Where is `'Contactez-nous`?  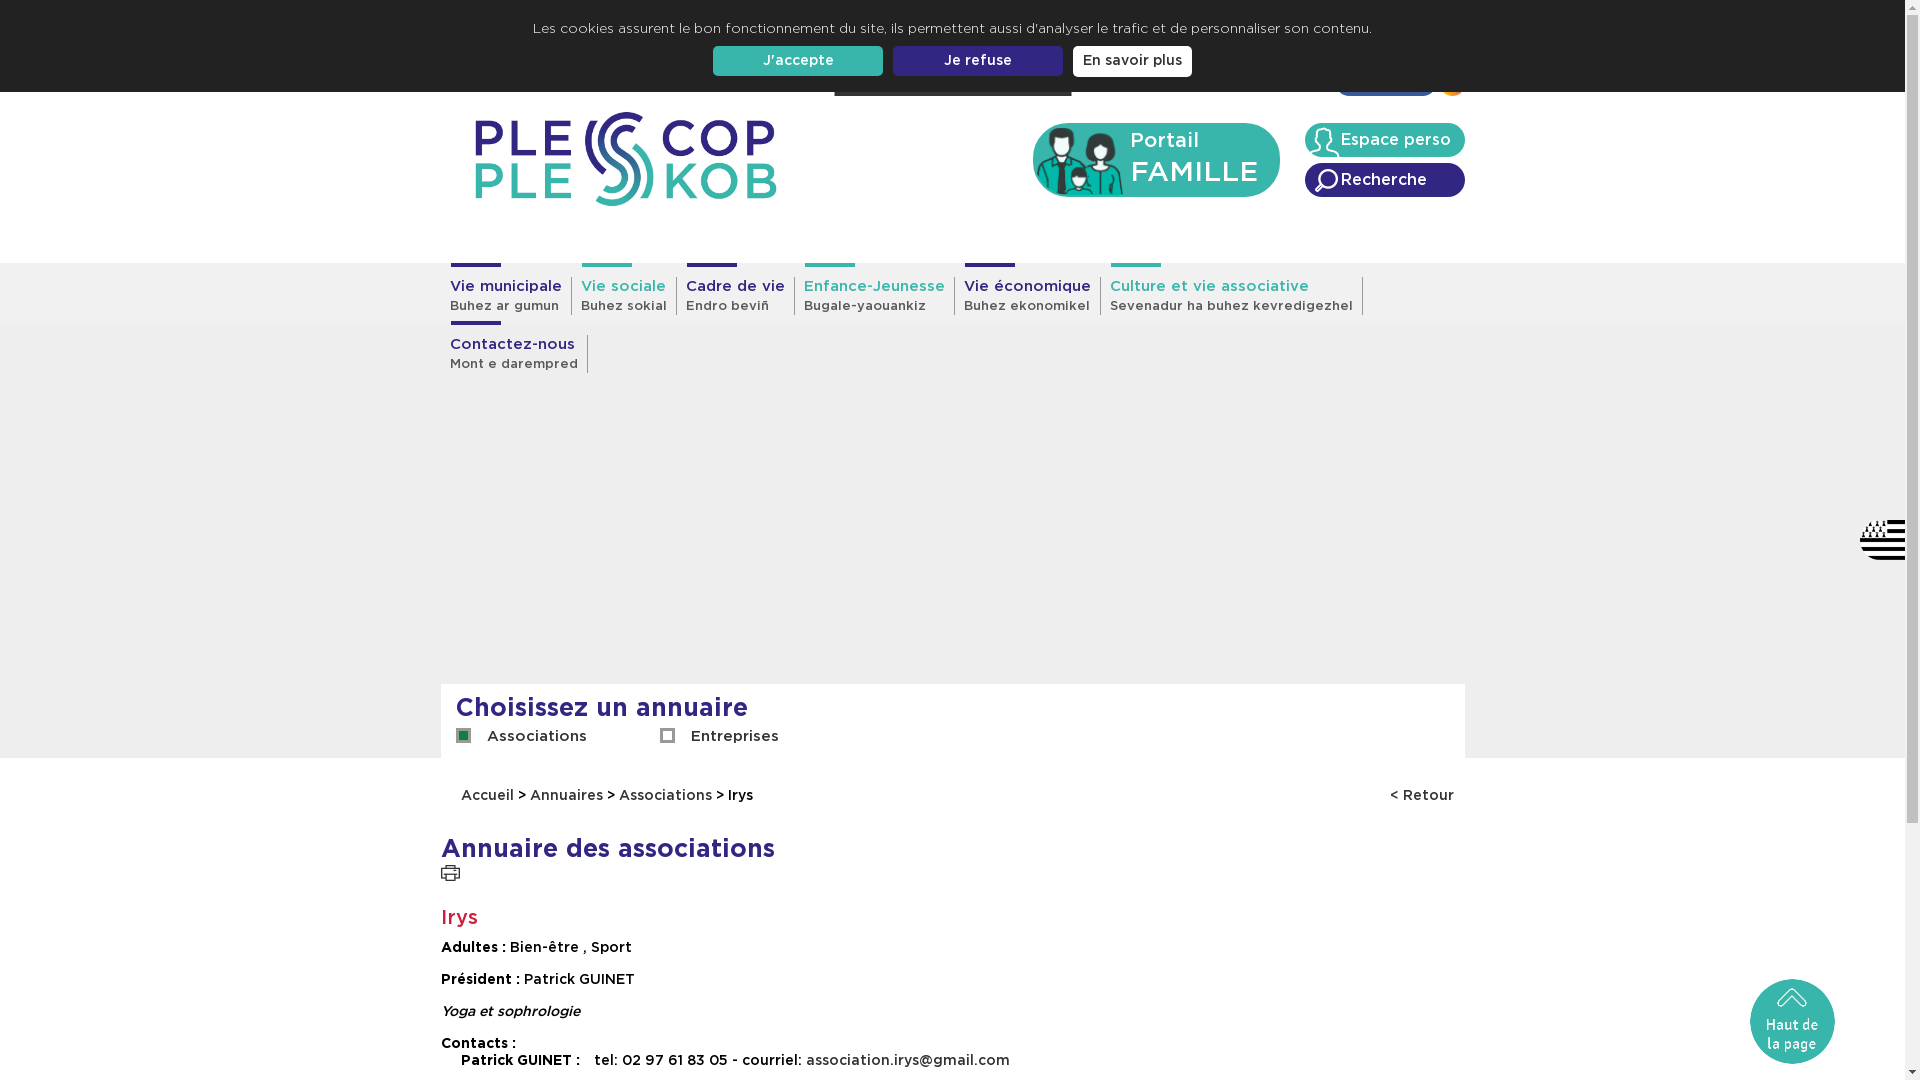
'Contactez-nous is located at coordinates (513, 353).